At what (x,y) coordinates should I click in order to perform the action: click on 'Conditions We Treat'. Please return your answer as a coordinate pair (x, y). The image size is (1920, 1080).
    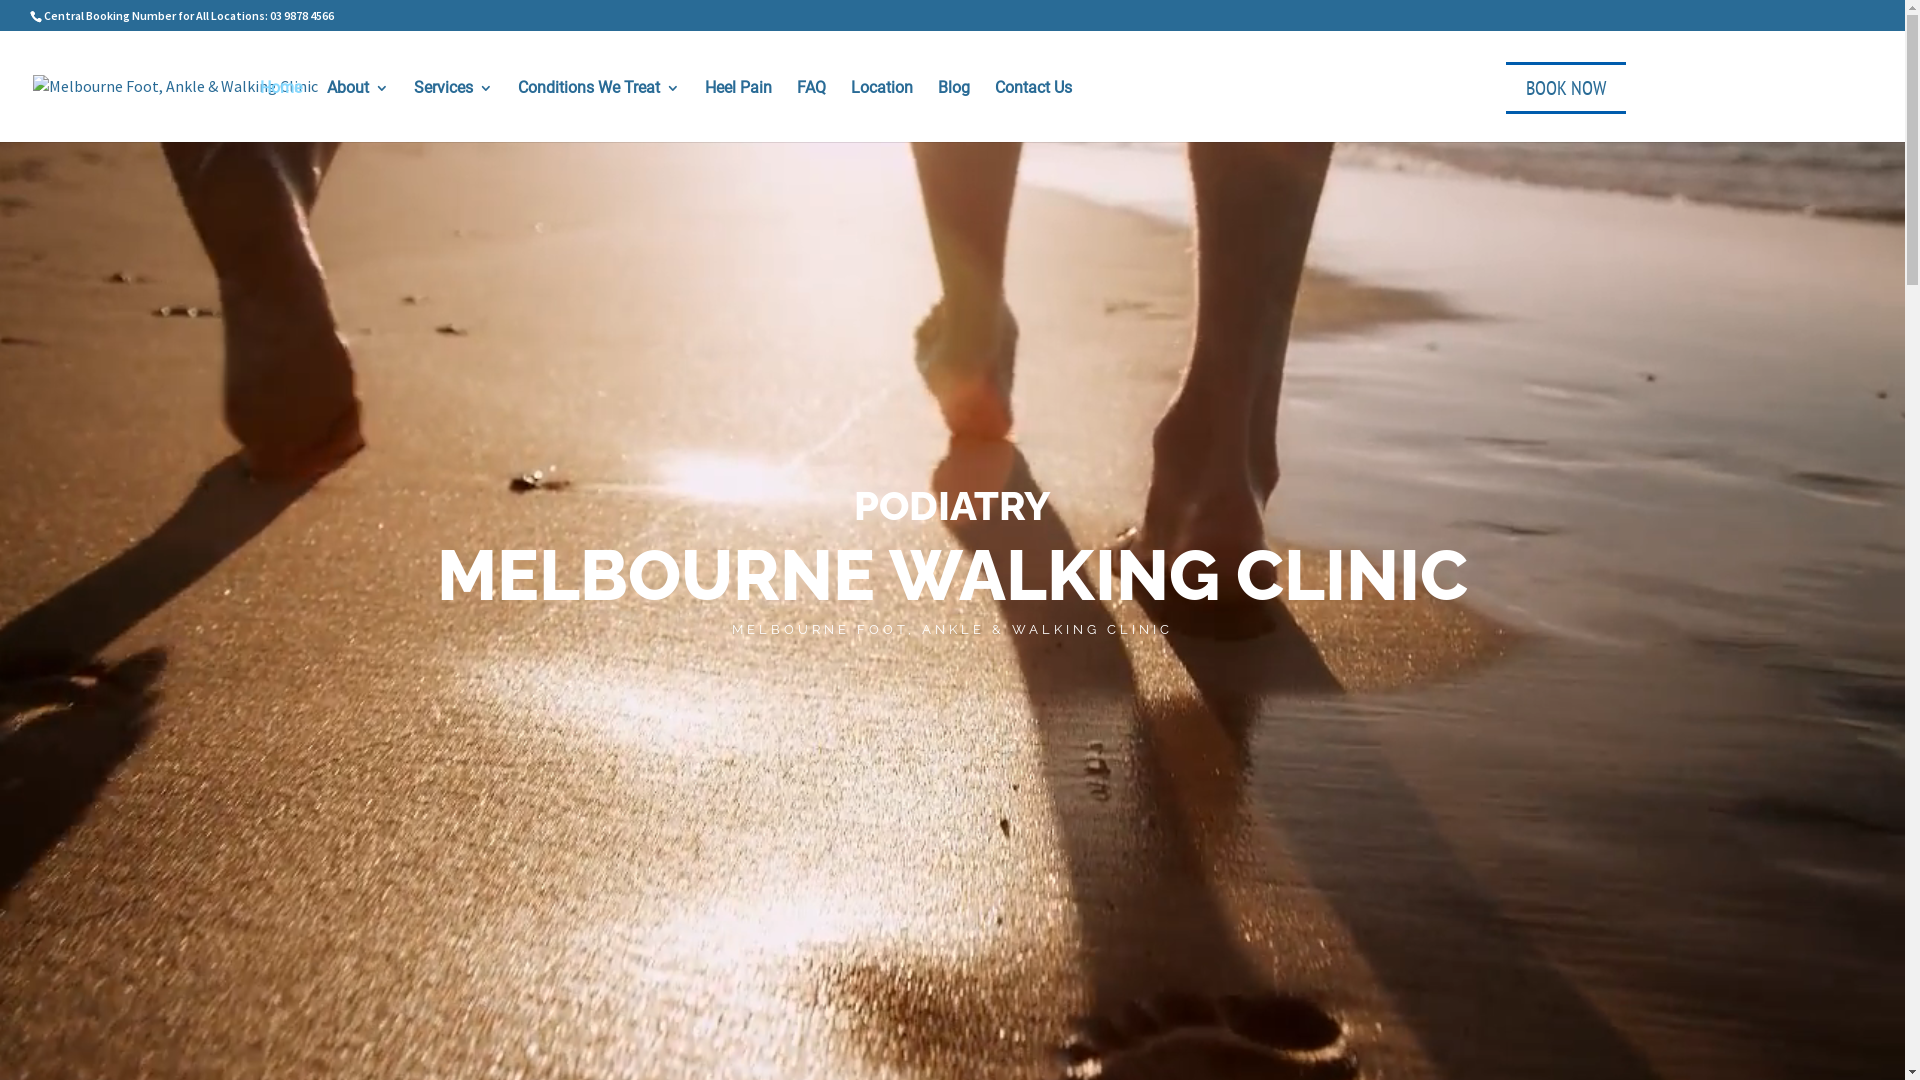
    Looking at the image, I should click on (598, 108).